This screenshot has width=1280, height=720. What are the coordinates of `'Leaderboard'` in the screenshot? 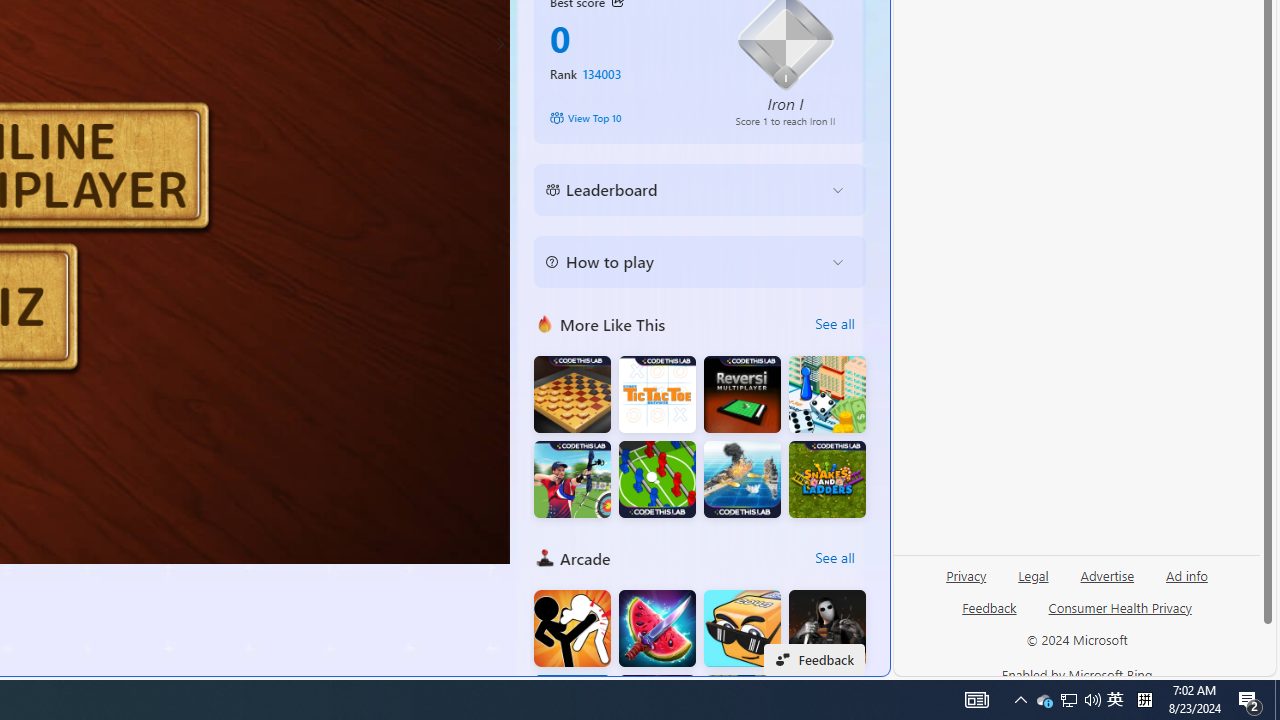 It's located at (684, 190).